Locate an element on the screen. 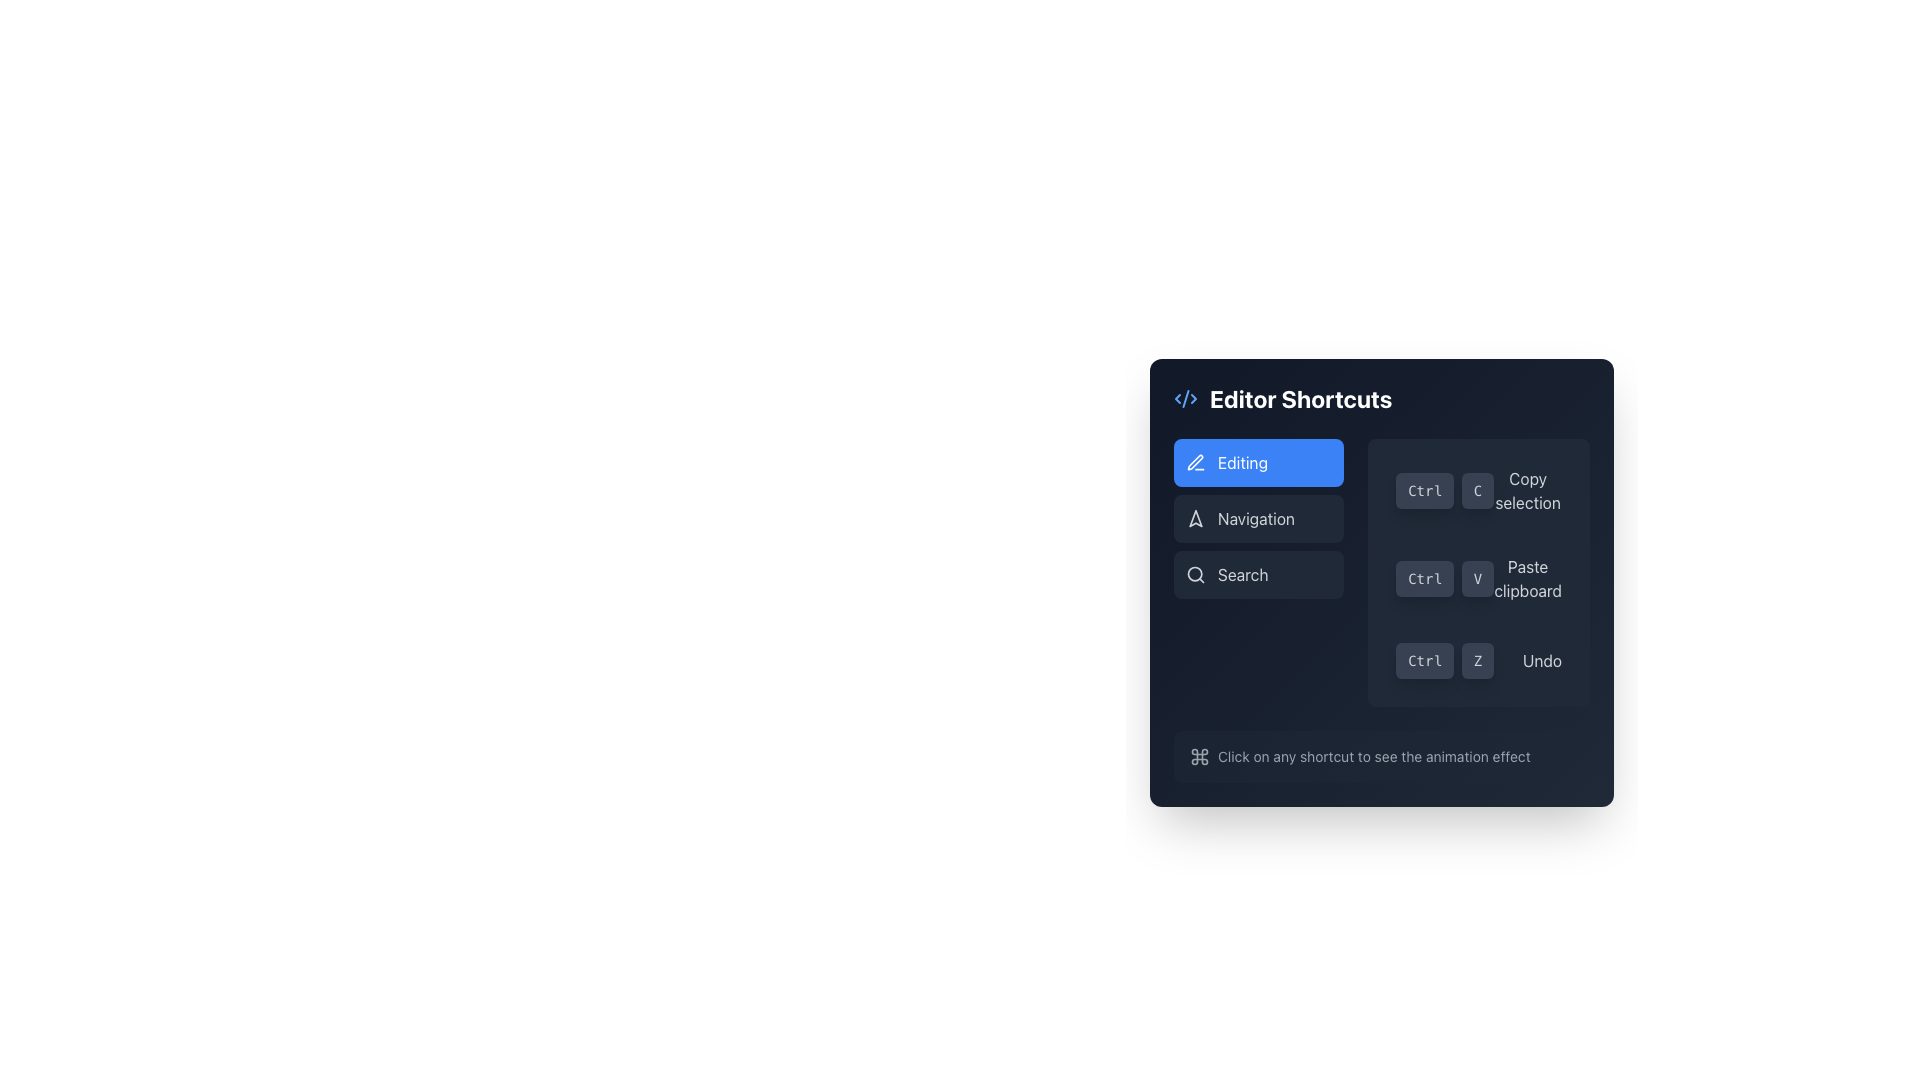 Image resolution: width=1920 pixels, height=1080 pixels. the search icon within the 'Search' button, which is the third item in the vertically stacked list under 'Editor Shortcuts.' is located at coordinates (1195, 574).